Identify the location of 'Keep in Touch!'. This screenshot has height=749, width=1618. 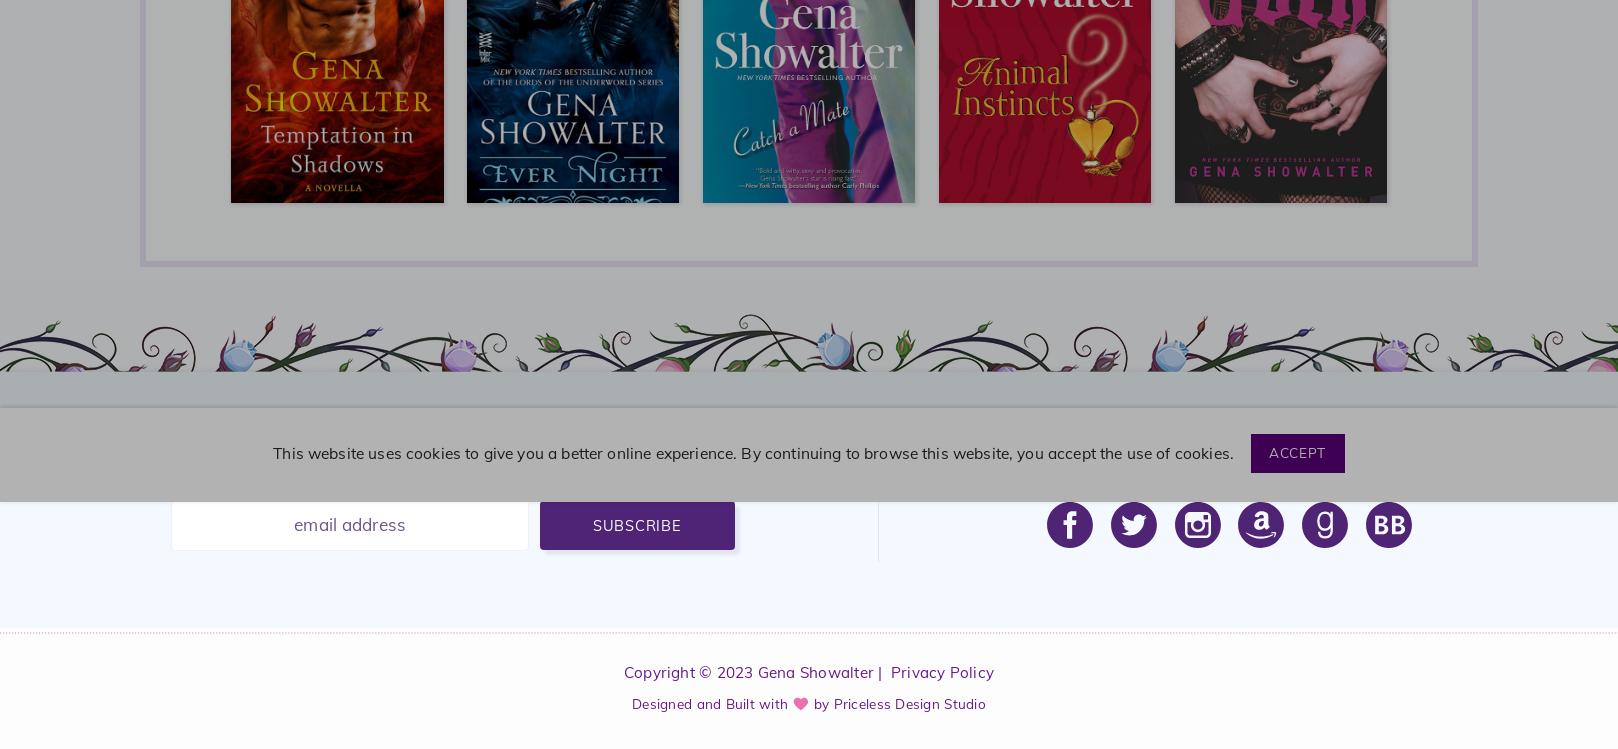
(1228, 464).